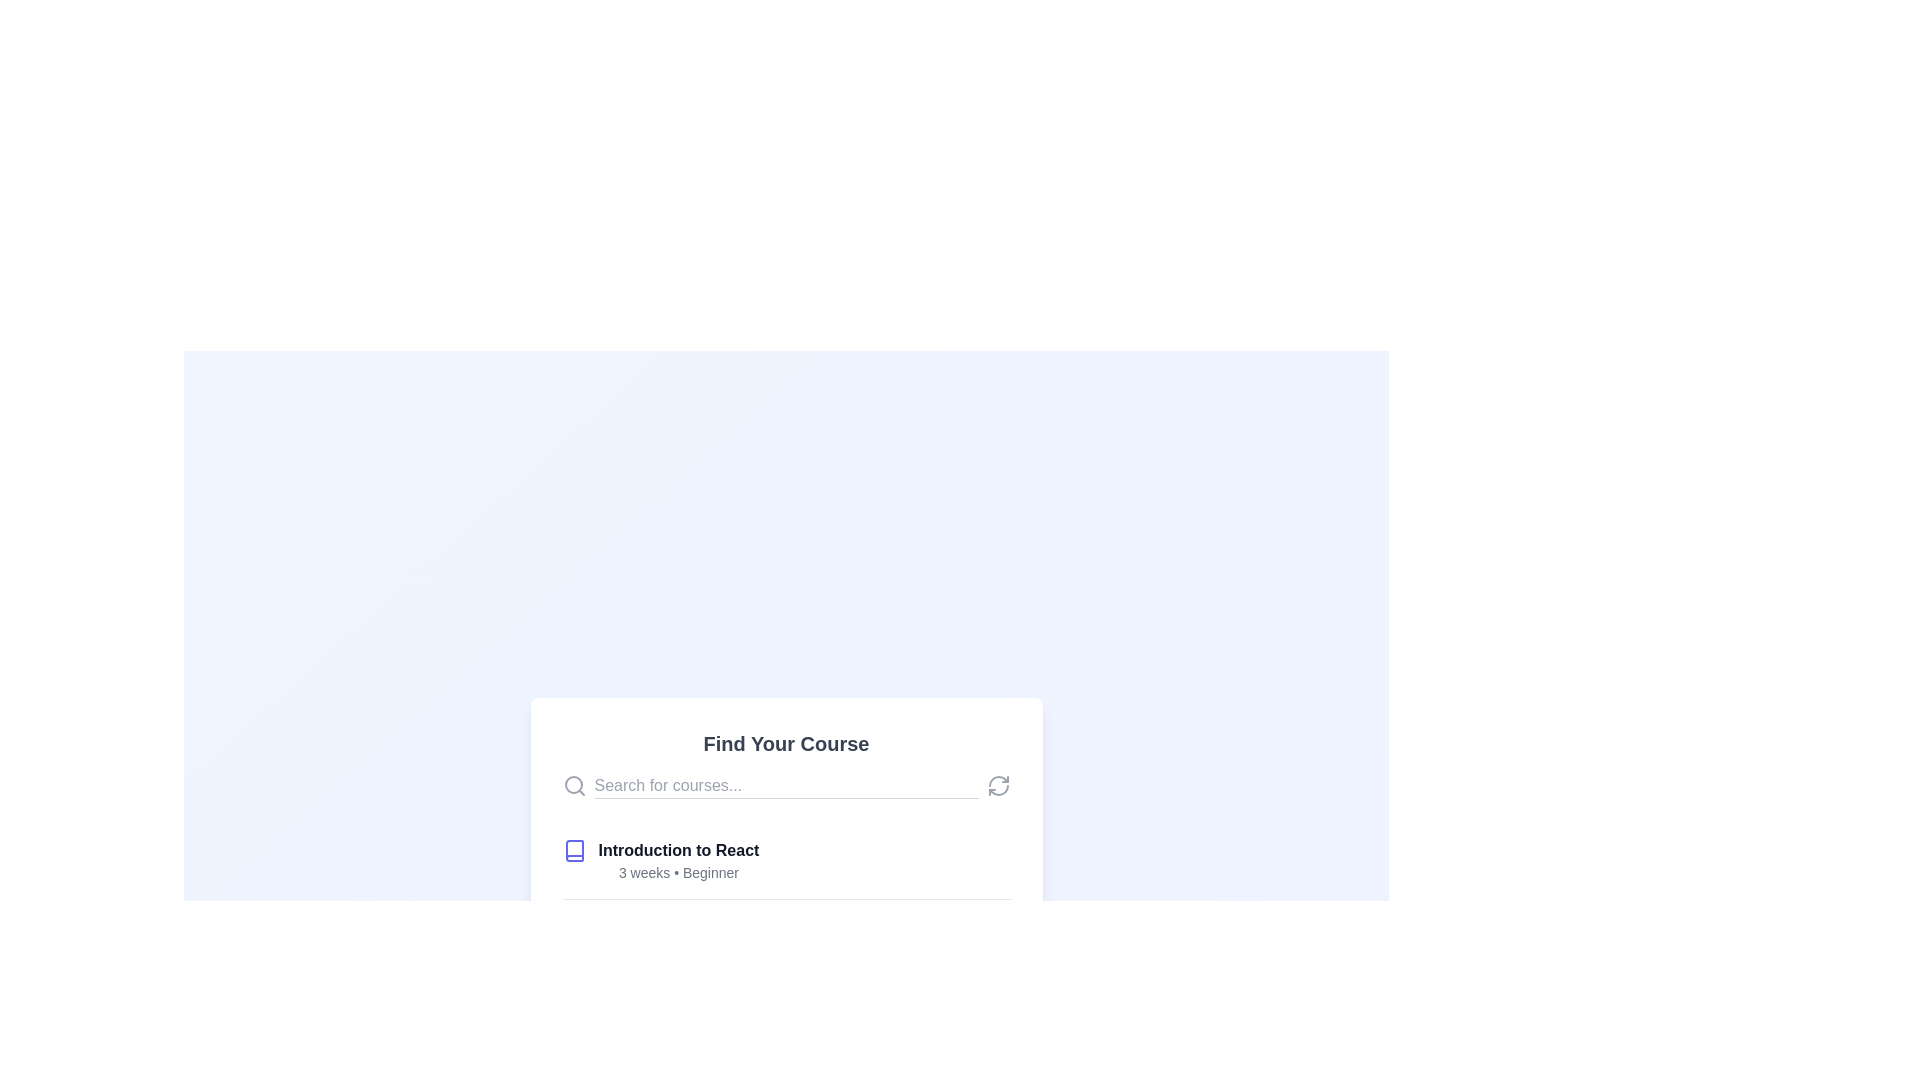 The image size is (1920, 1080). What do you see at coordinates (573, 850) in the screenshot?
I see `the course listing icon located to the left of the label 'Introduction to React' in the course list section` at bounding box center [573, 850].